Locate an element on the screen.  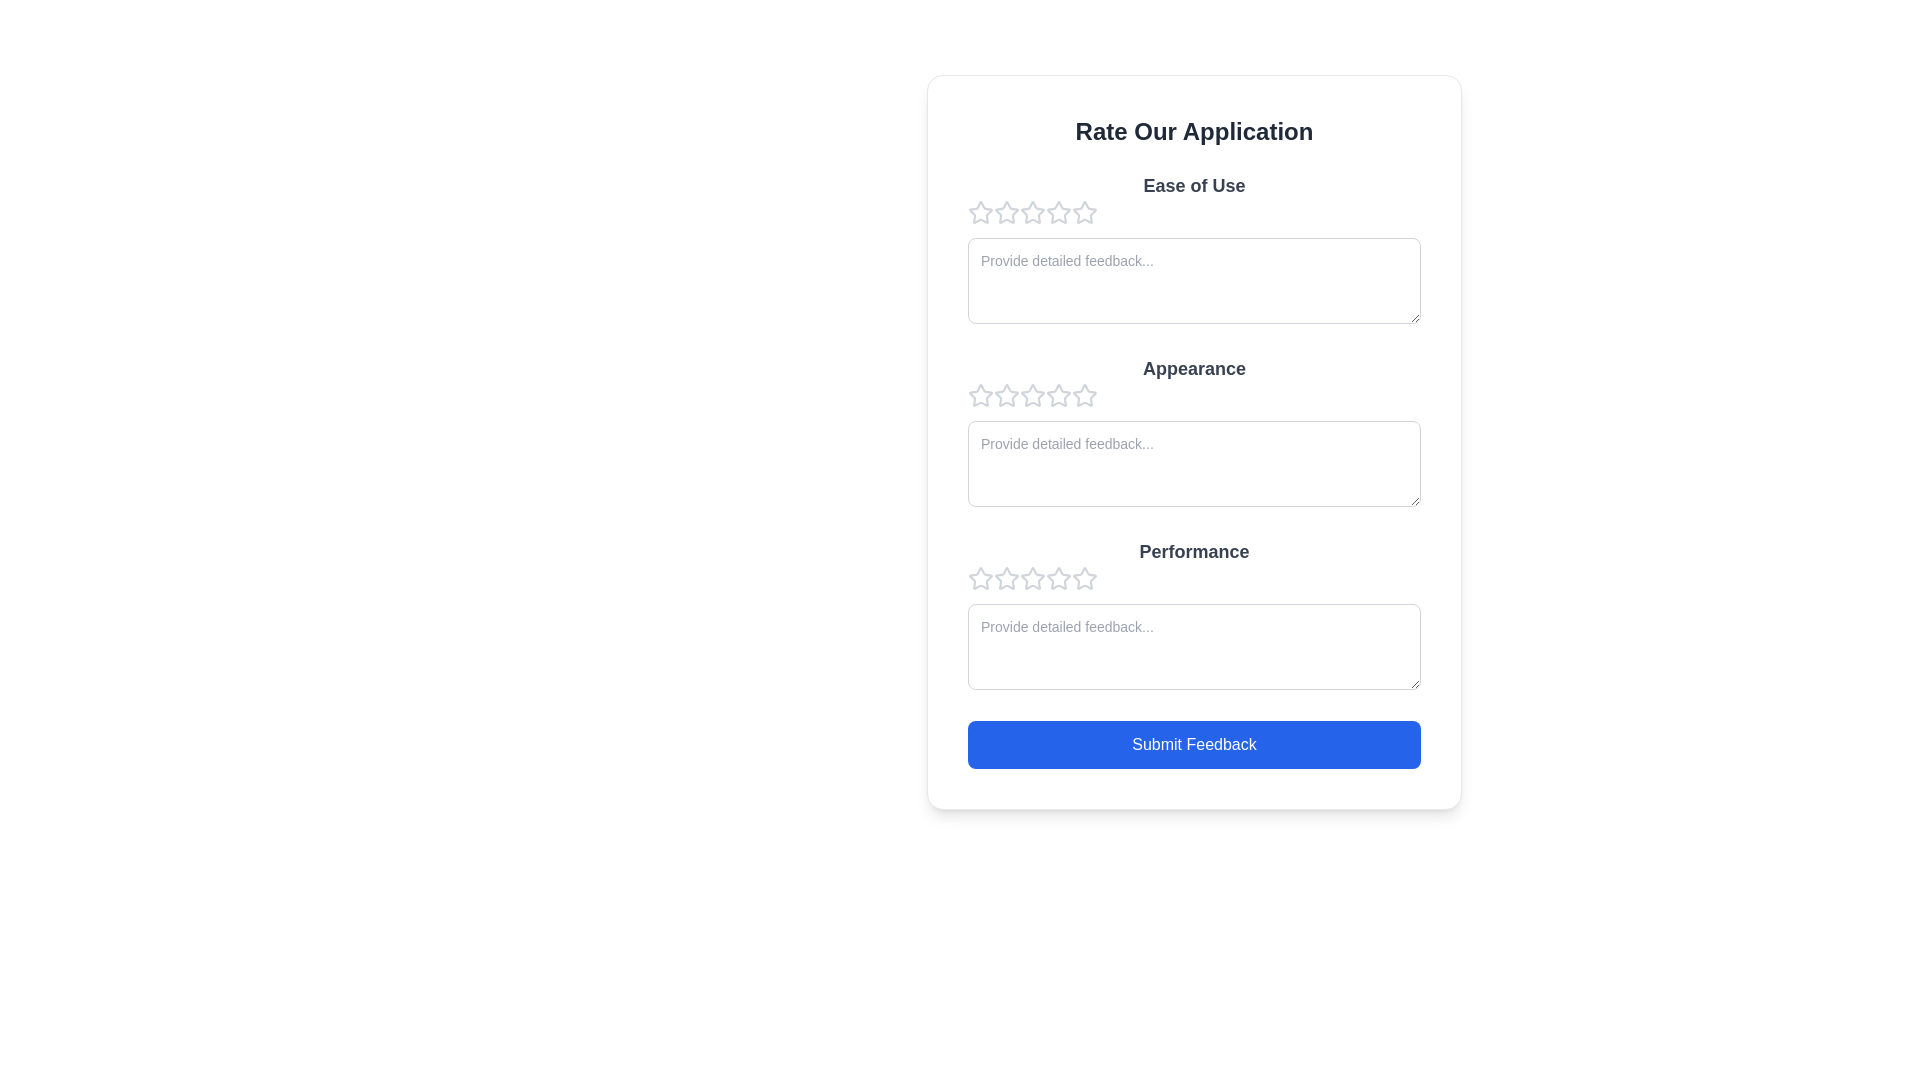
the first star rating icon, which is styled in a neutral gray tone and located beneath the 'Appearance' label in the feedback form is located at coordinates (980, 396).